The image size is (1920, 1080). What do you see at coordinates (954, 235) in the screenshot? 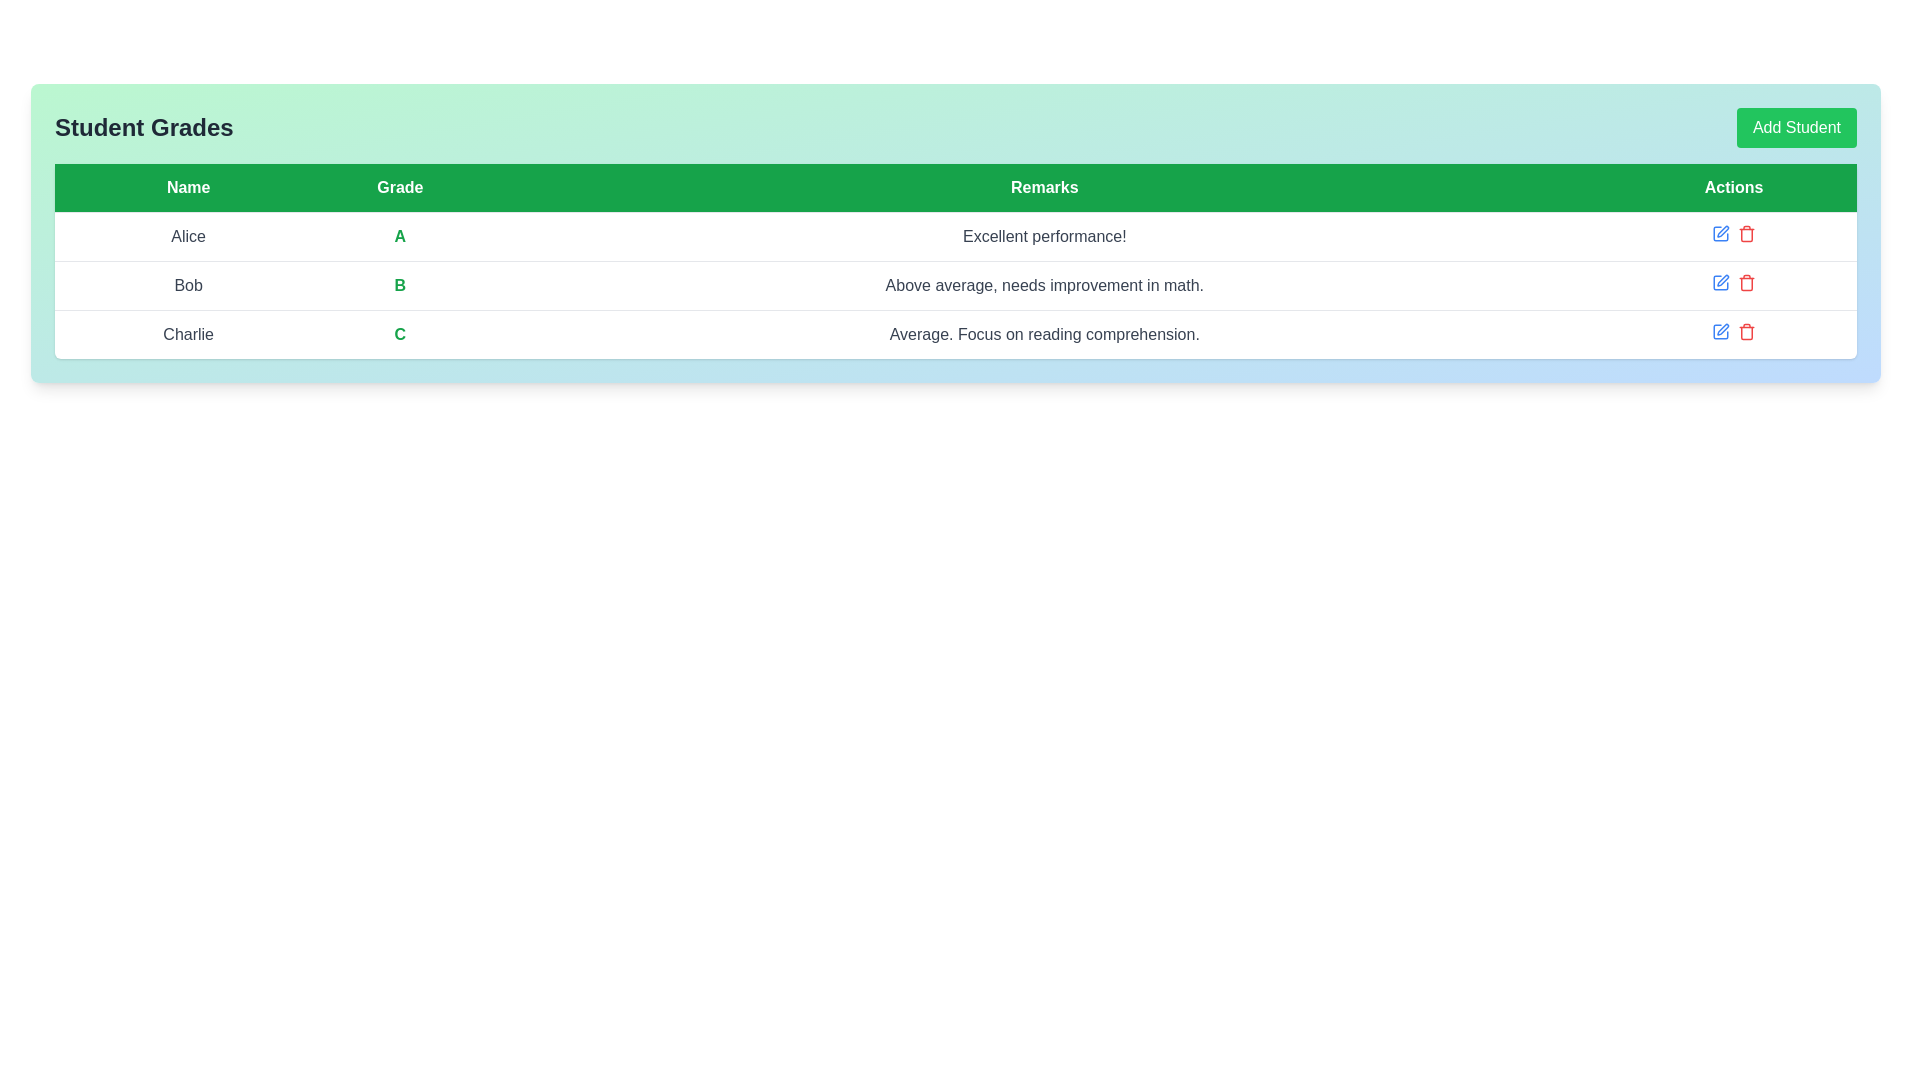
I see `the first row in the 'Student Grades' table, which contains the name 'Alice', grade 'A', and remarks 'Excellent performance!'` at bounding box center [954, 235].